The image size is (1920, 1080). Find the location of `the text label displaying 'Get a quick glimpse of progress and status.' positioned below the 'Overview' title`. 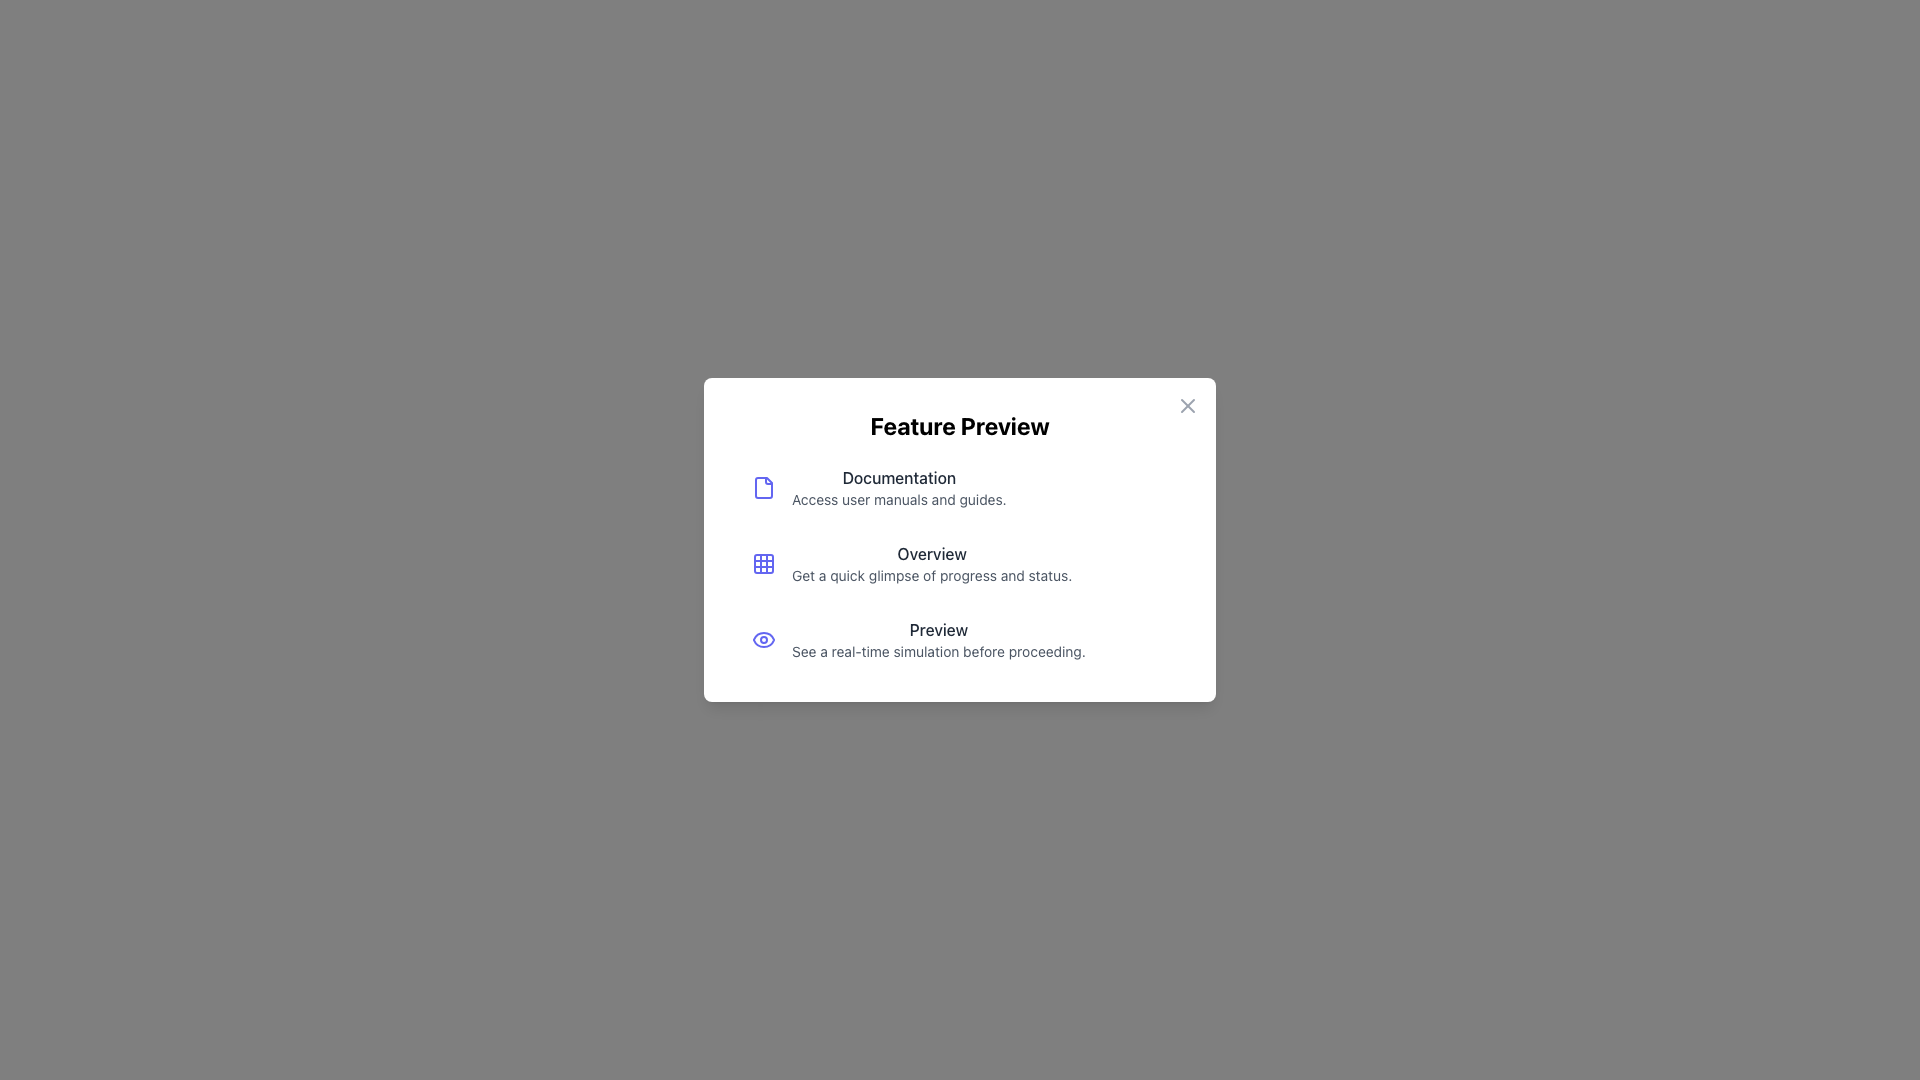

the text label displaying 'Get a quick glimpse of progress and status.' positioned below the 'Overview' title is located at coordinates (931, 575).